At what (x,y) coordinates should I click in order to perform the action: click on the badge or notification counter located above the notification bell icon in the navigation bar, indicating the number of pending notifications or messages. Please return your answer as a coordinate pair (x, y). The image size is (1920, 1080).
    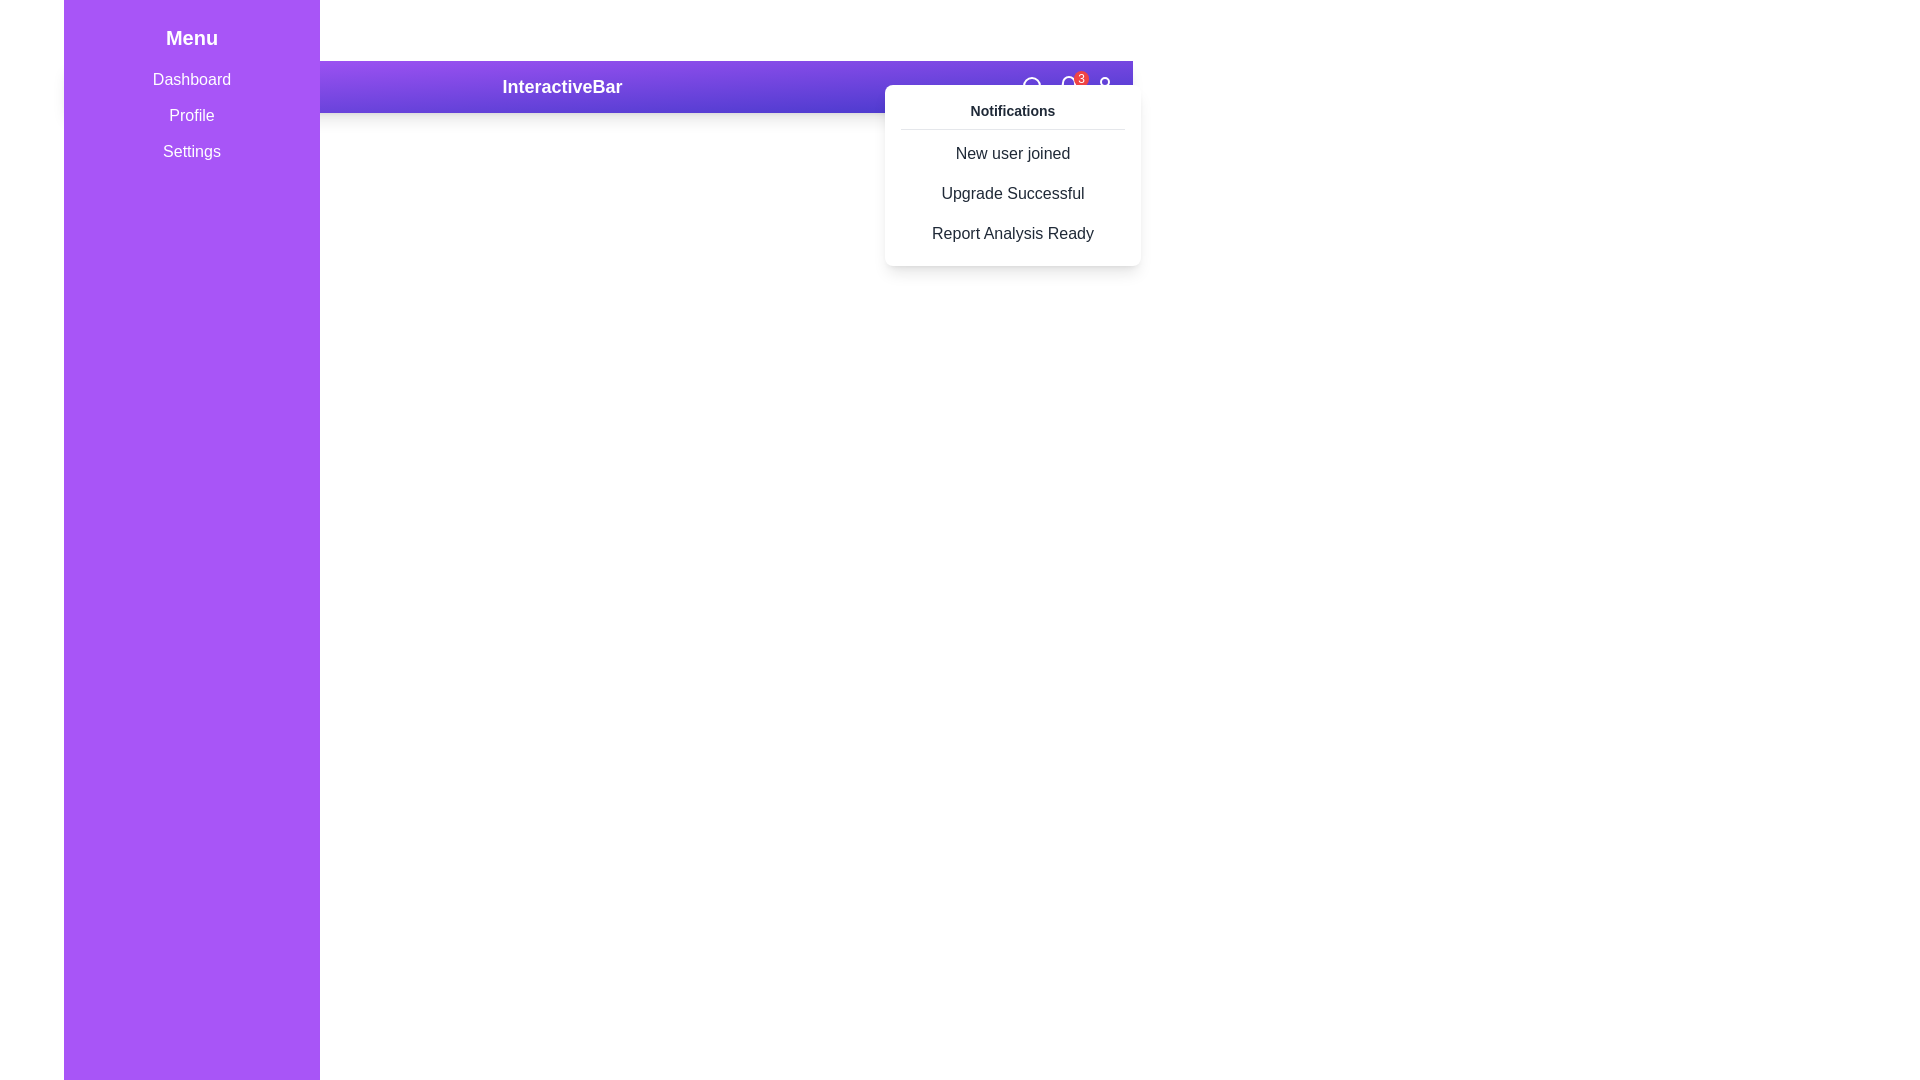
    Looking at the image, I should click on (1068, 86).